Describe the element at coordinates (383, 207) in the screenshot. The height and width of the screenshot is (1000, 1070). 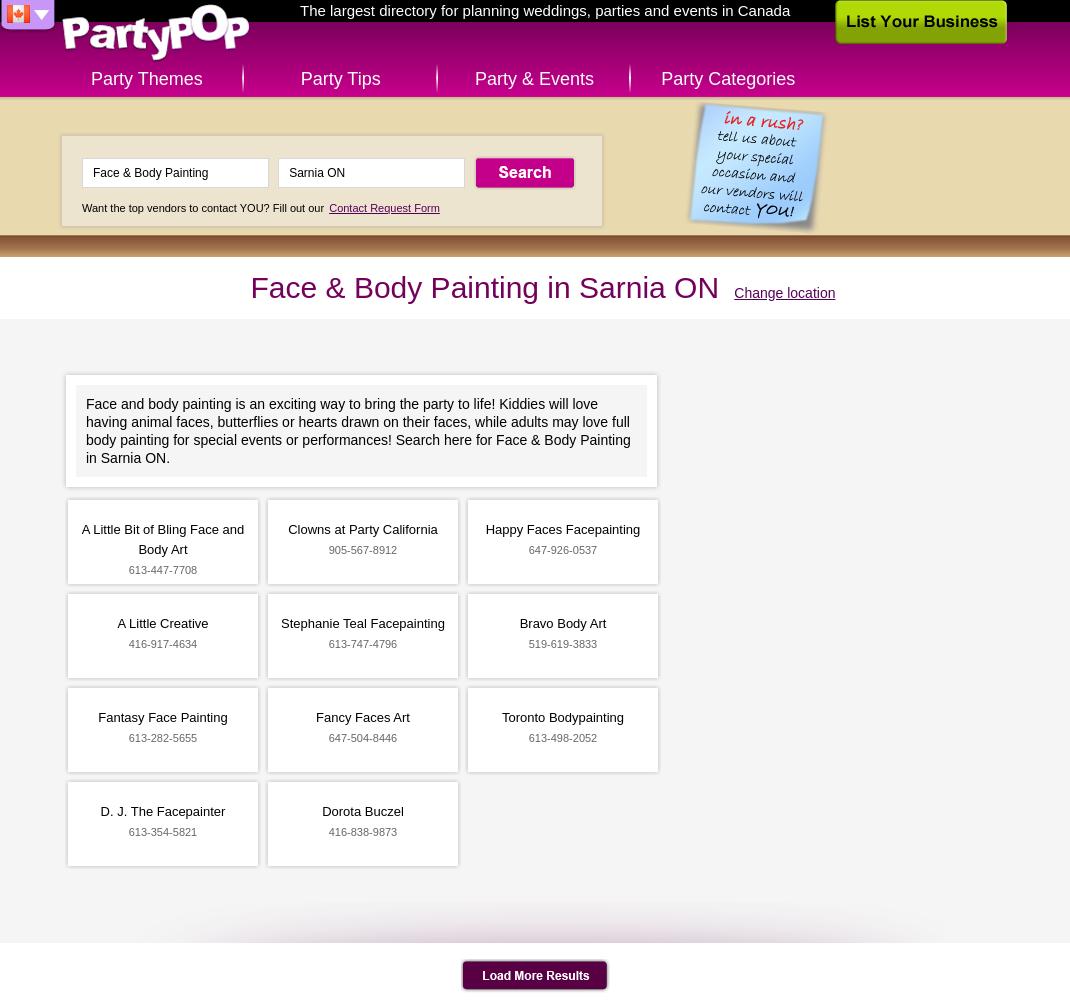
I see `'Contact Request Form'` at that location.